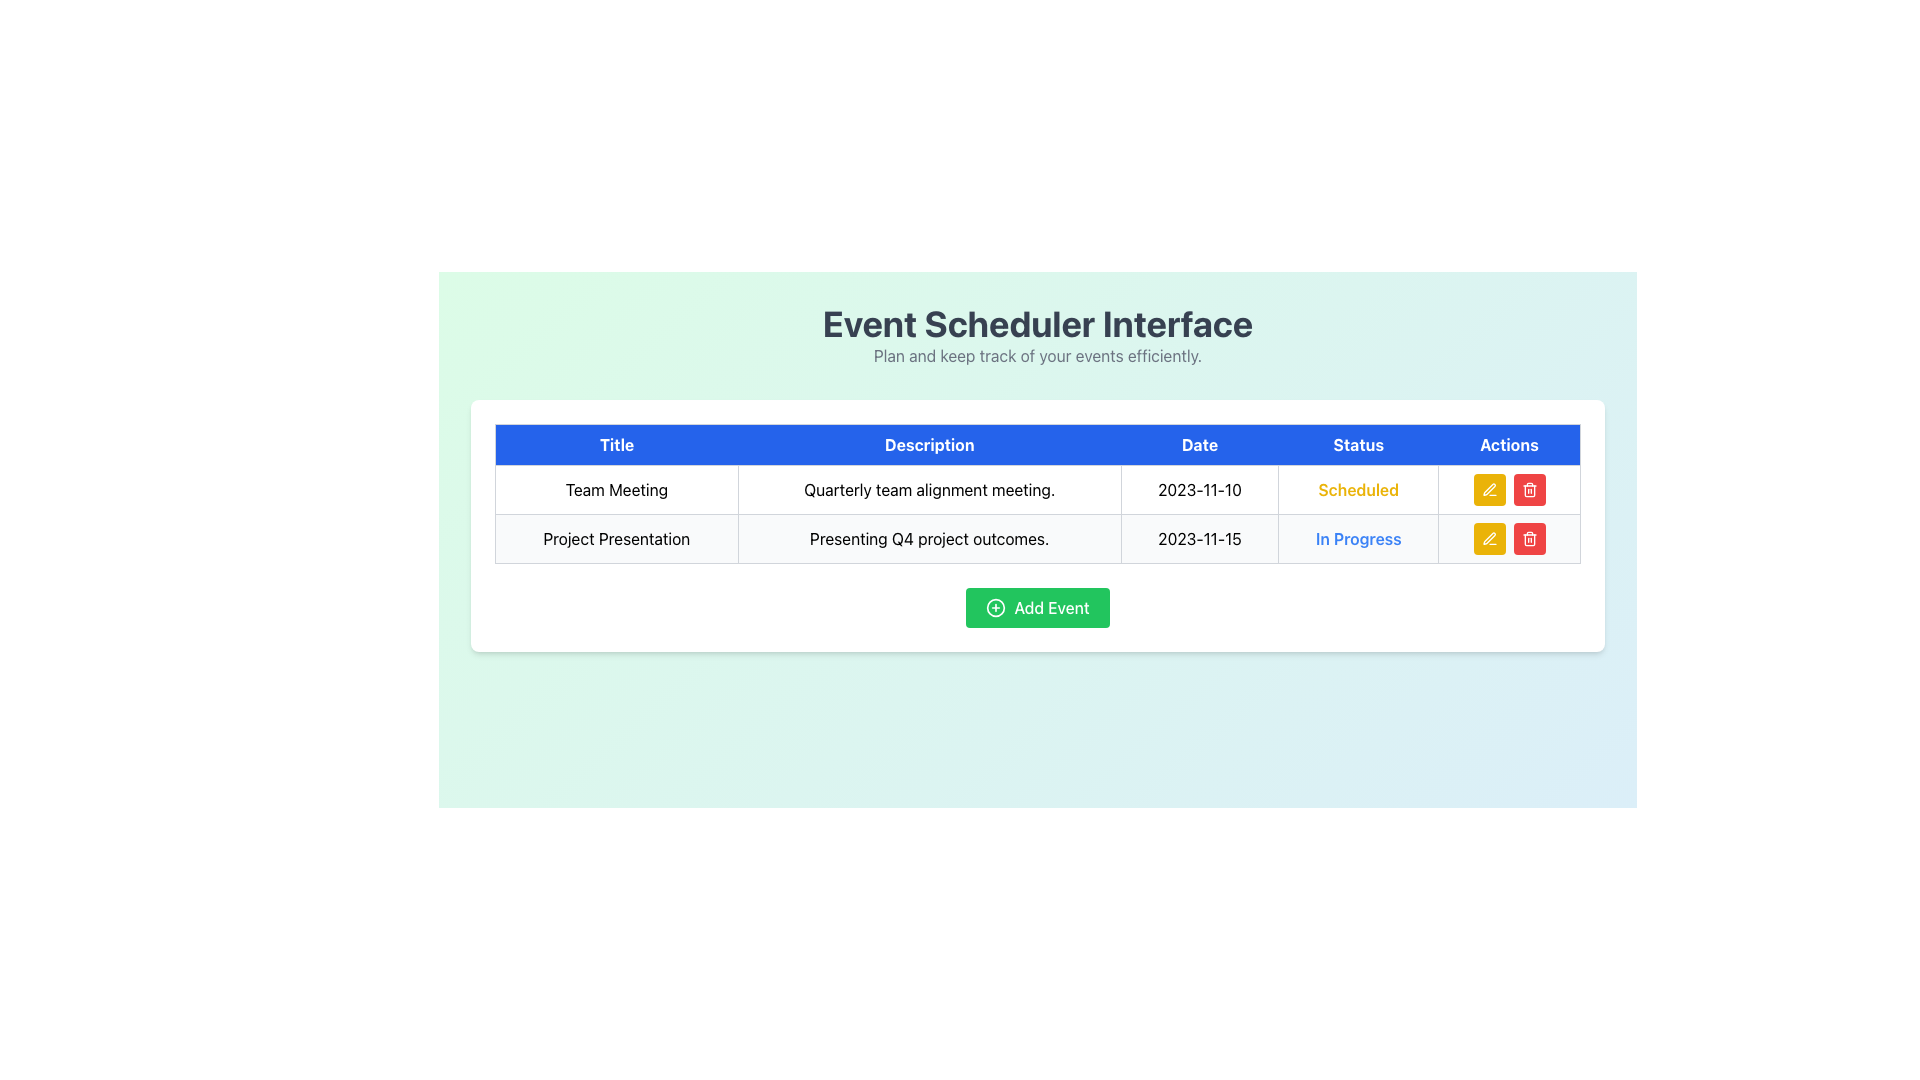 This screenshot has width=1920, height=1080. What do you see at coordinates (1358, 538) in the screenshot?
I see `the Text Label indicating the 'In Progress' status of the 'Project Presentation' in the Status column of the second row of the table` at bounding box center [1358, 538].